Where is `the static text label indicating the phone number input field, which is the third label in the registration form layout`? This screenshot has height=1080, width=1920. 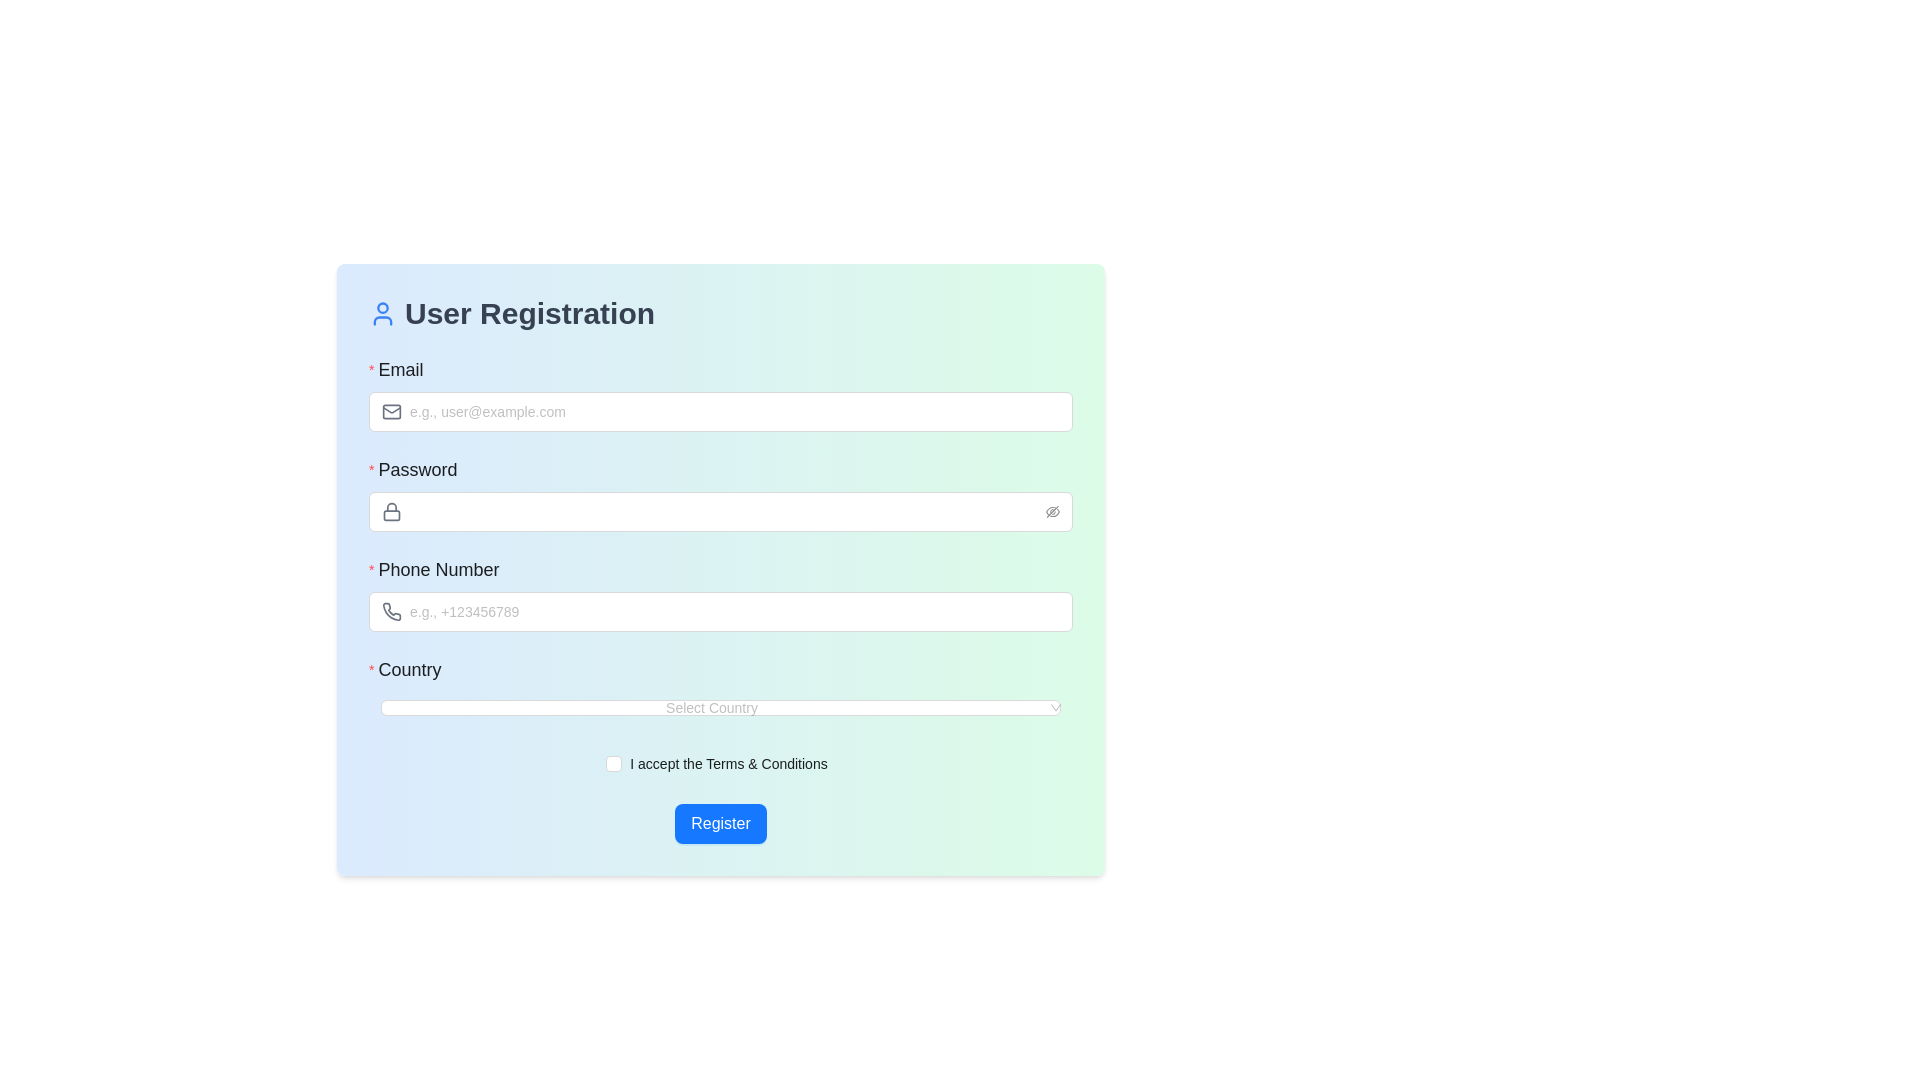 the static text label indicating the phone number input field, which is the third label in the registration form layout is located at coordinates (437, 570).